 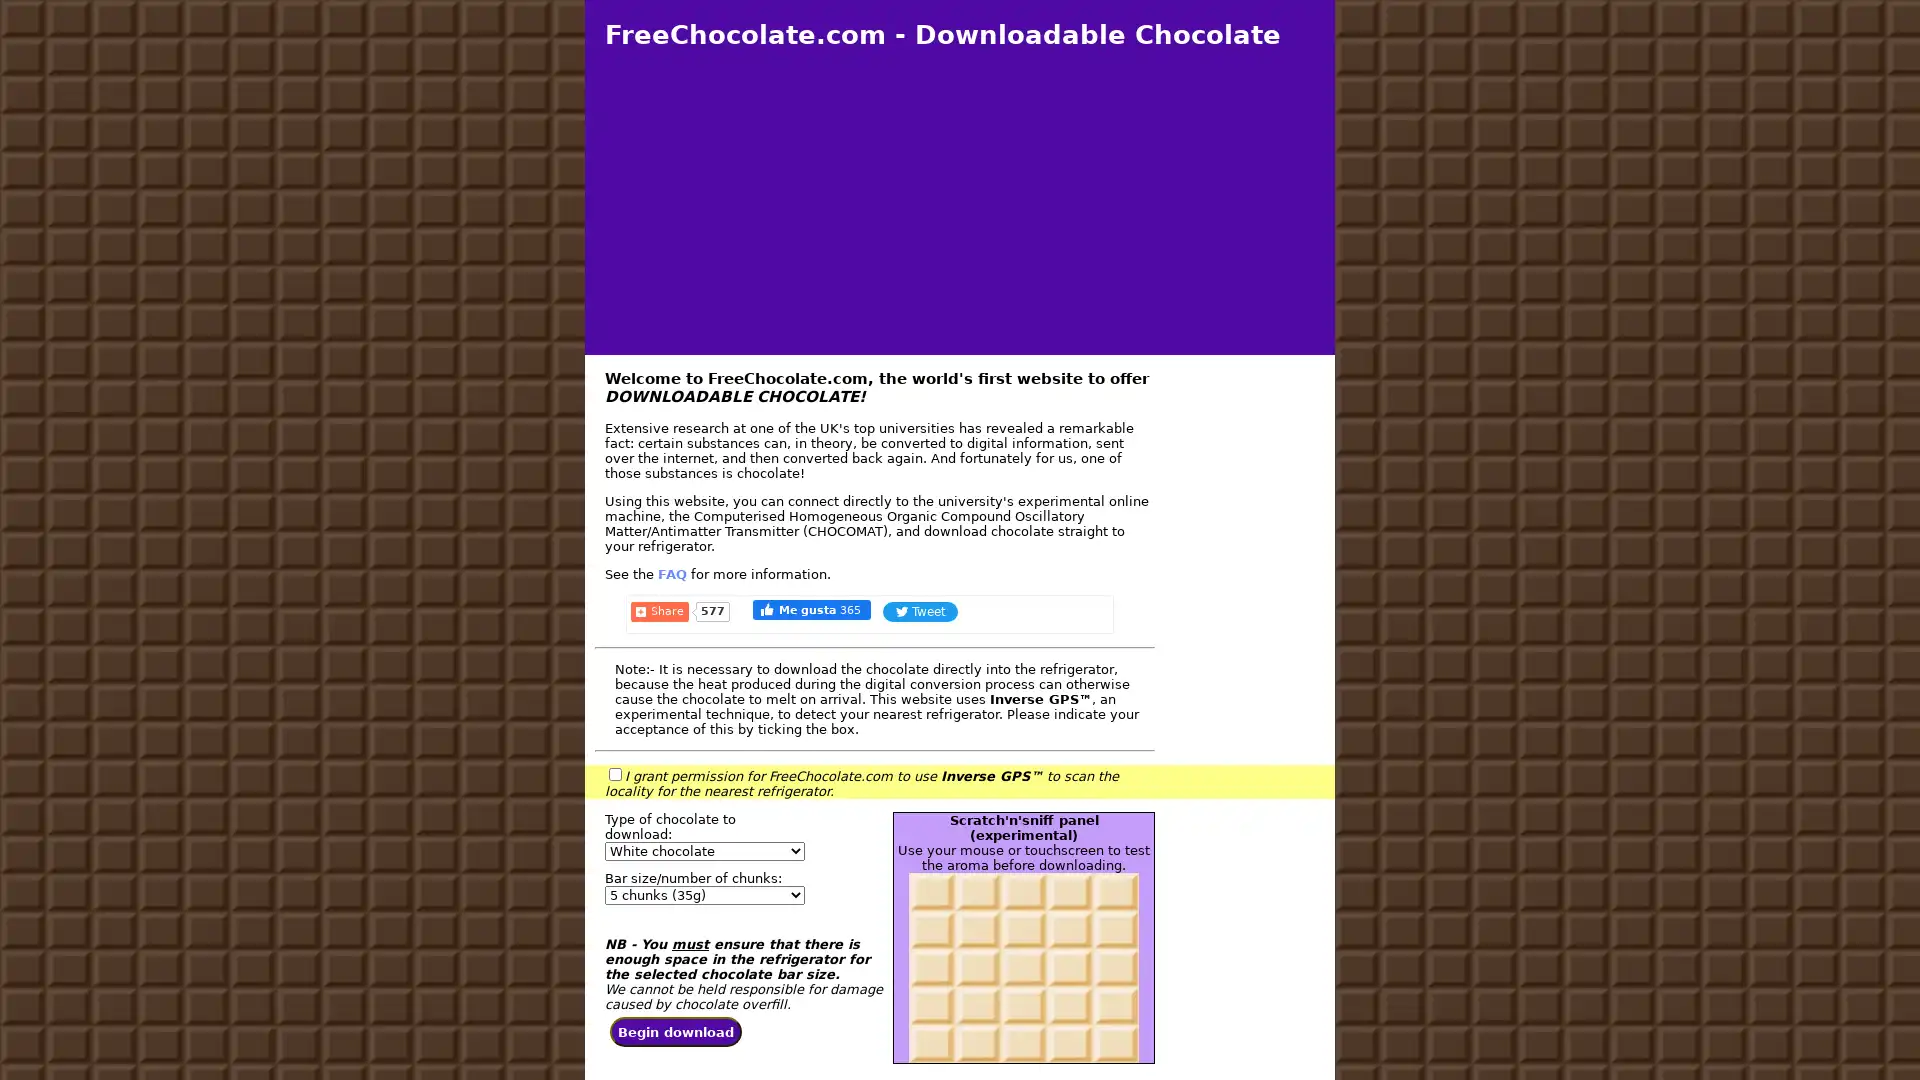 I want to click on Begin download, so click(x=676, y=1032).